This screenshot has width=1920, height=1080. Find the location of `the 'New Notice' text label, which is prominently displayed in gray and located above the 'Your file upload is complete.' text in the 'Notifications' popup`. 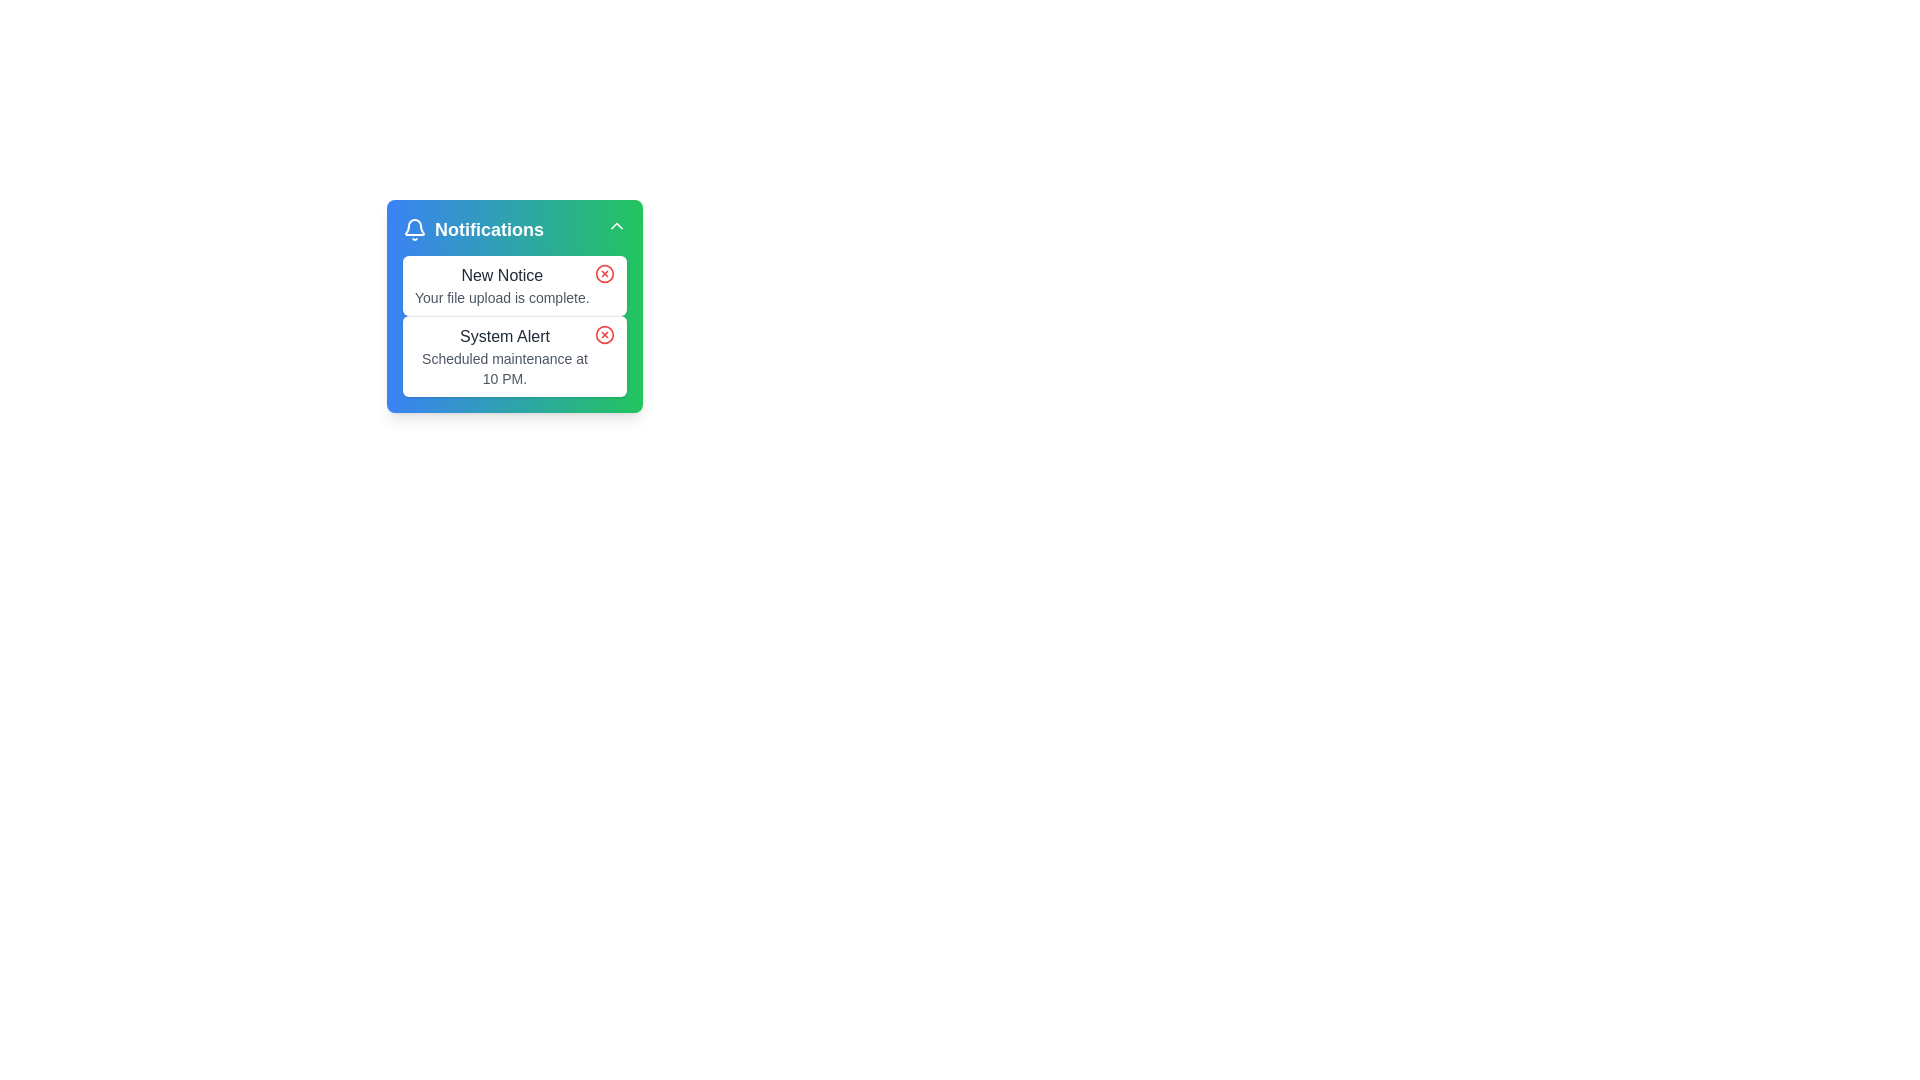

the 'New Notice' text label, which is prominently displayed in gray and located above the 'Your file upload is complete.' text in the 'Notifications' popup is located at coordinates (502, 276).